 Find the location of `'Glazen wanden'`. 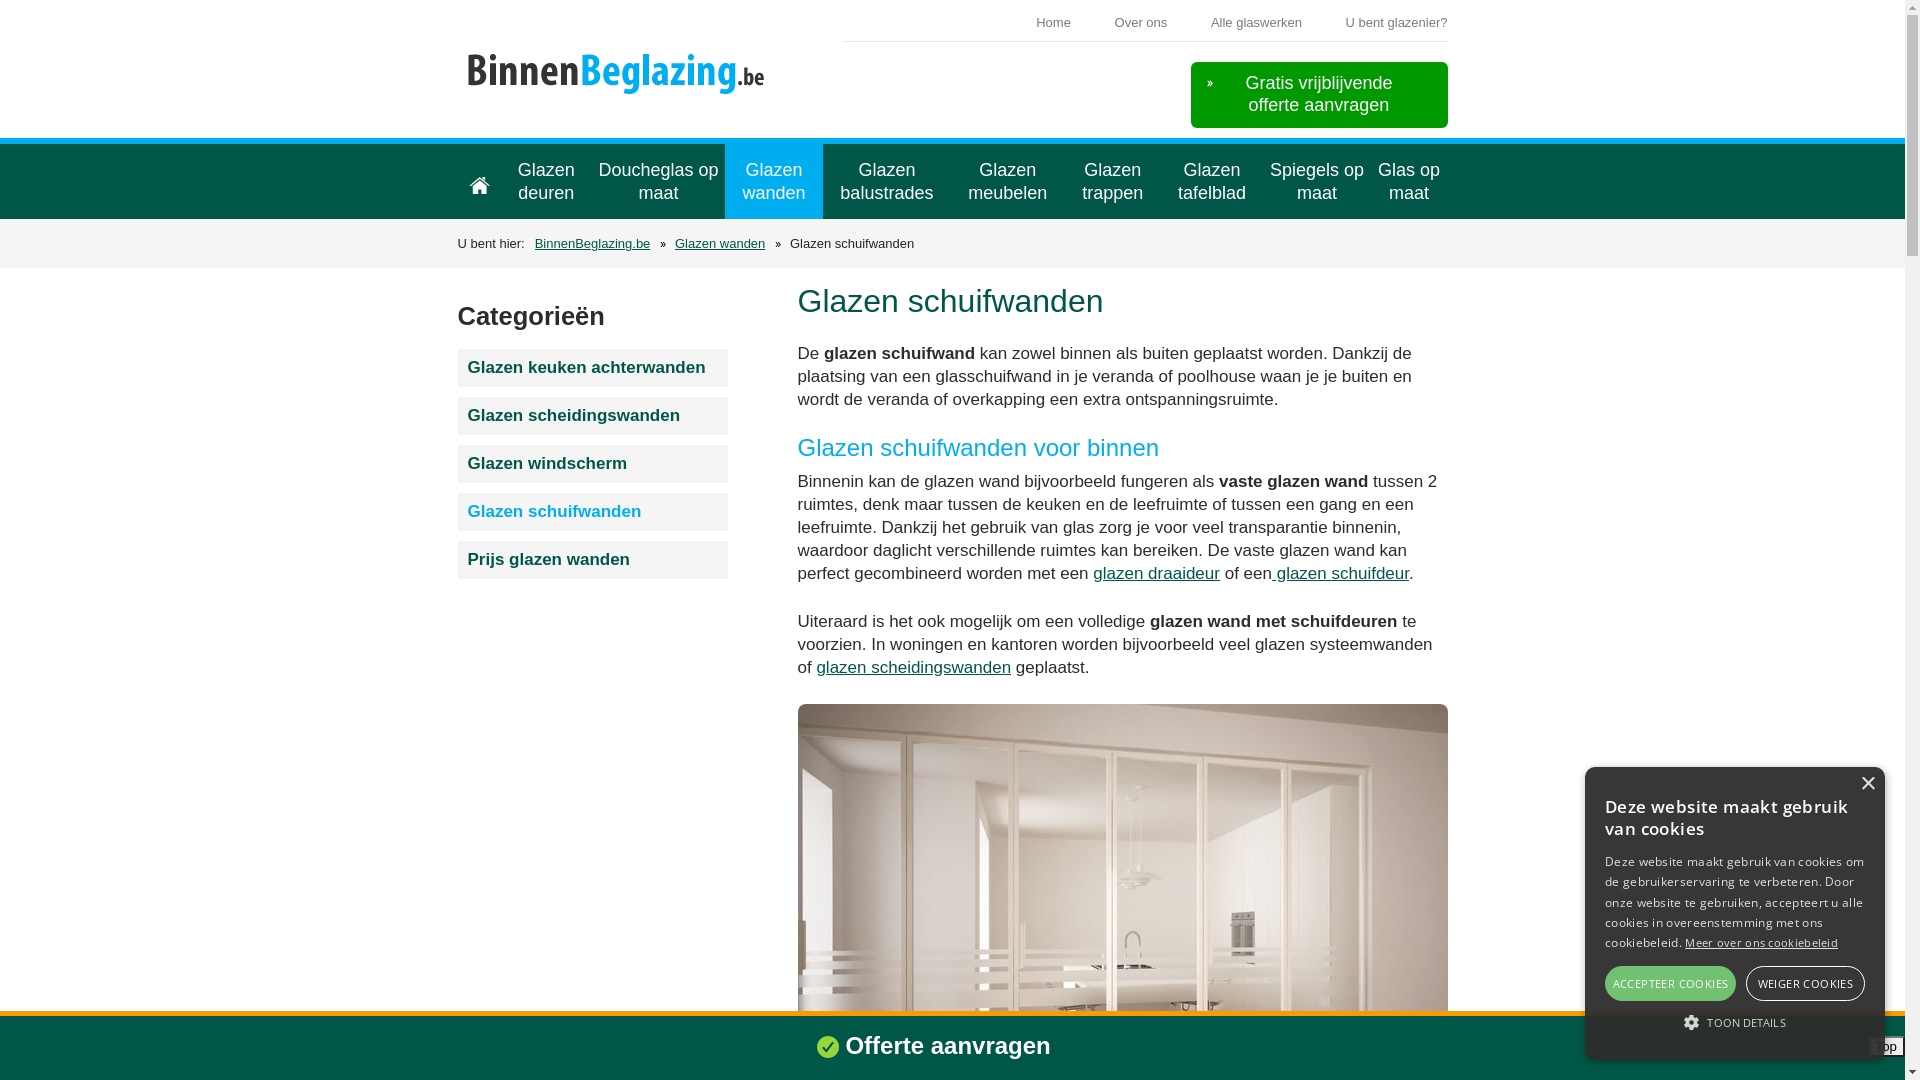

'Glazen wanden' is located at coordinates (720, 242).